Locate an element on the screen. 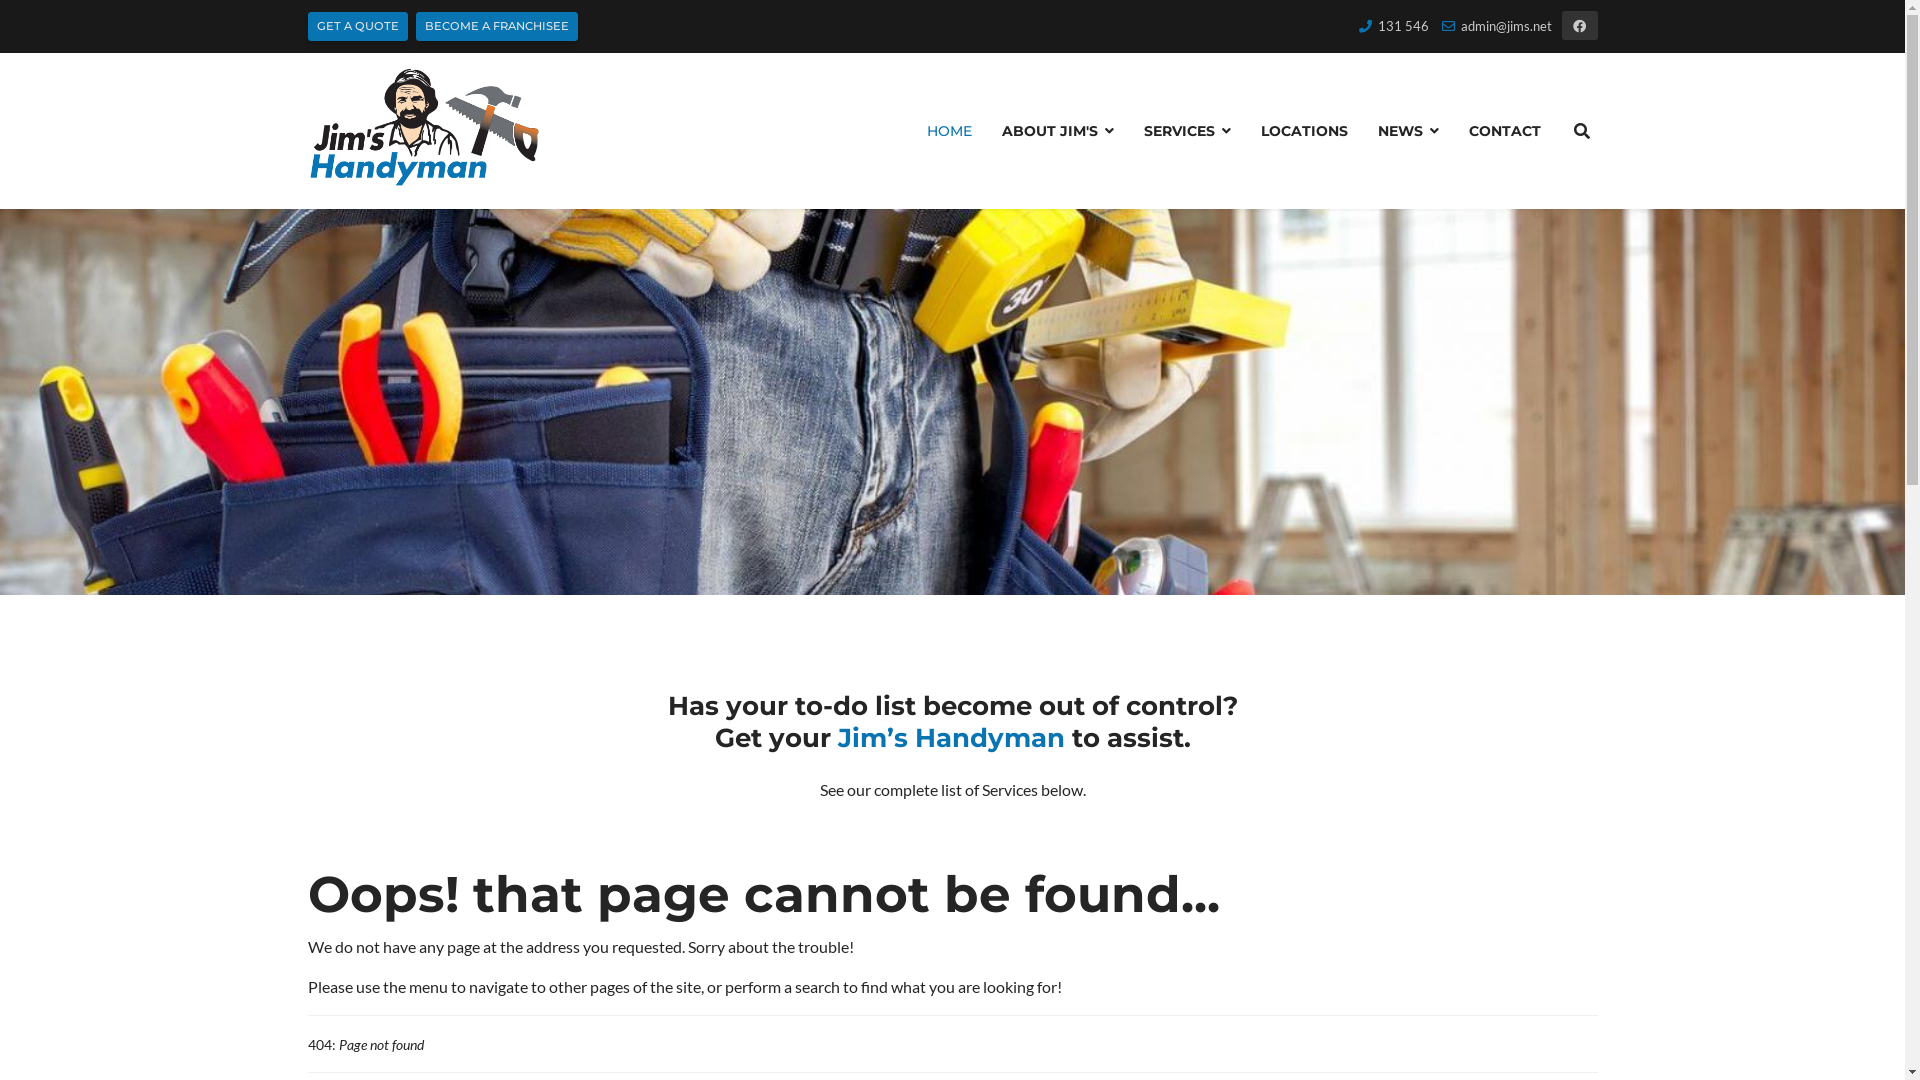  'LOCATIONS' is located at coordinates (1304, 131).